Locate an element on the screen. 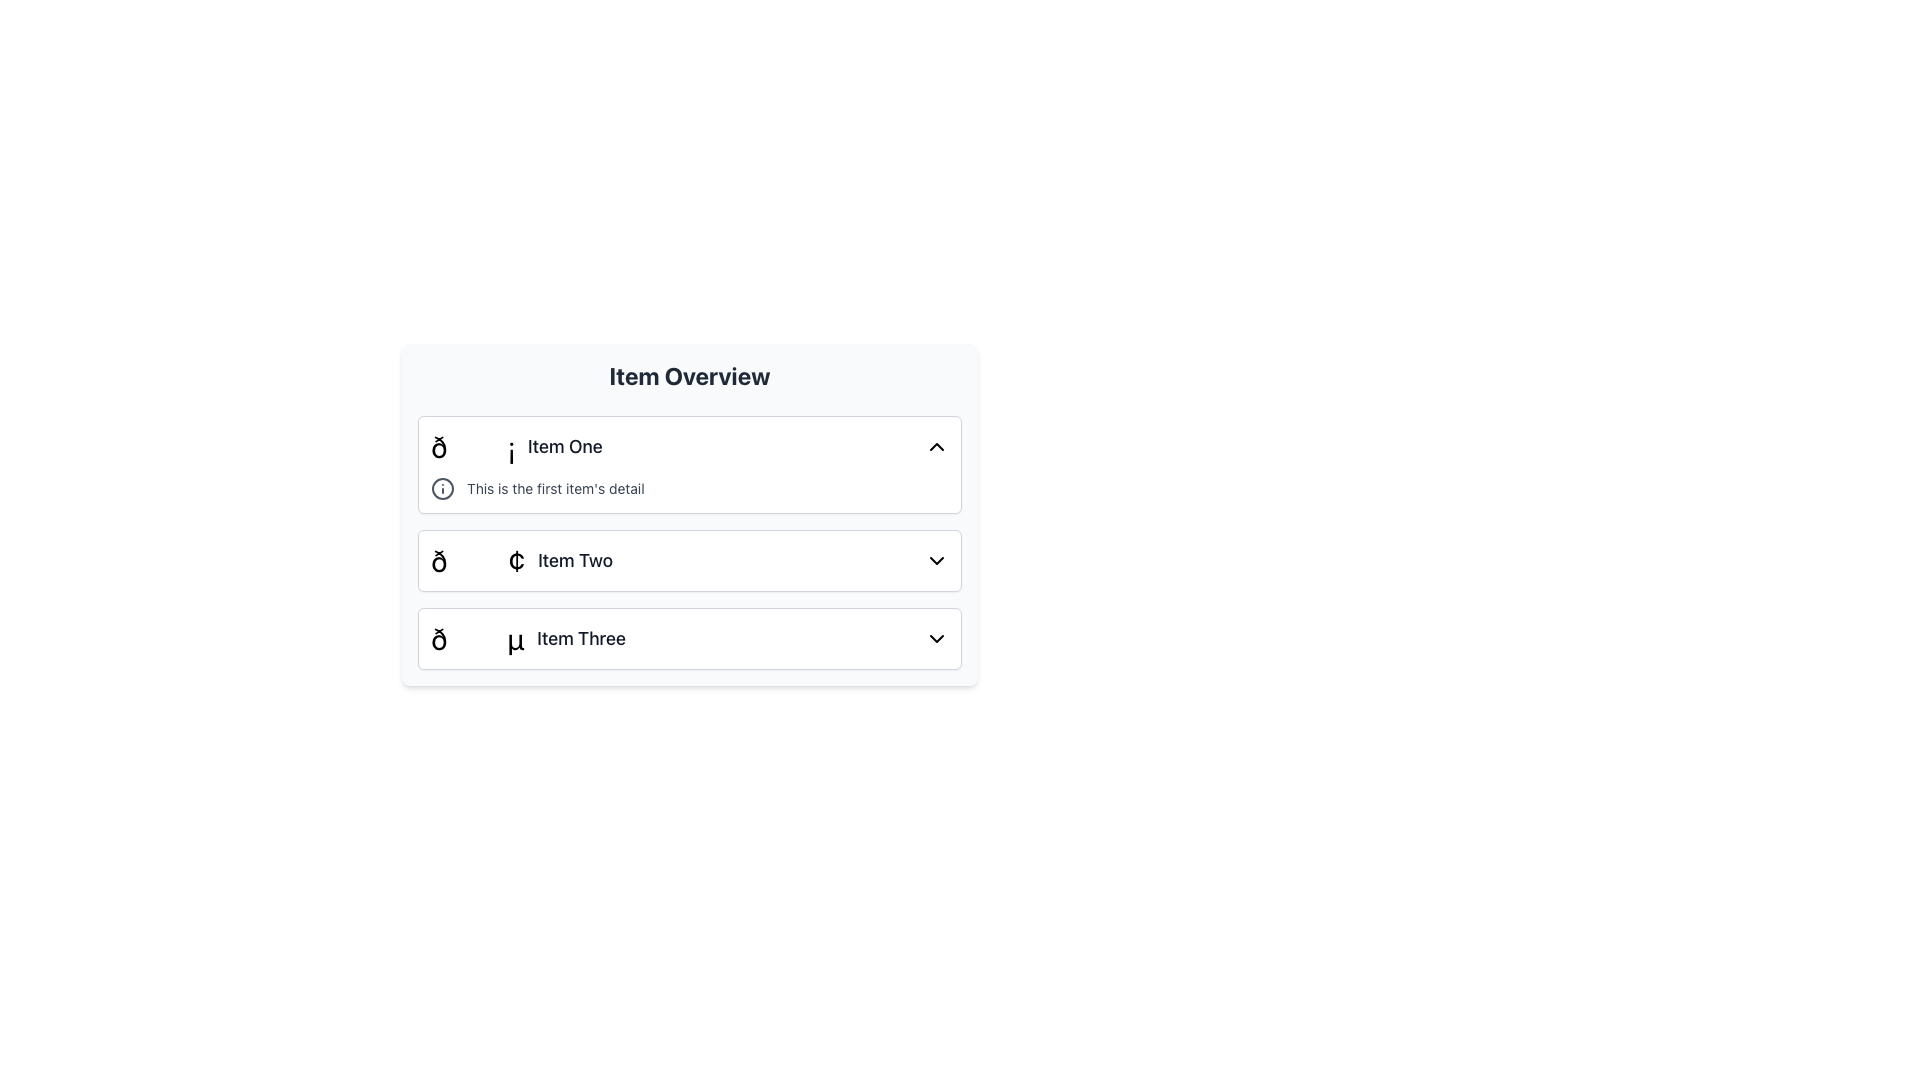 The width and height of the screenshot is (1920, 1080). the Collapsible List Item labeled 'Item Two', which is the second entry in the vertical list is located at coordinates (690, 560).